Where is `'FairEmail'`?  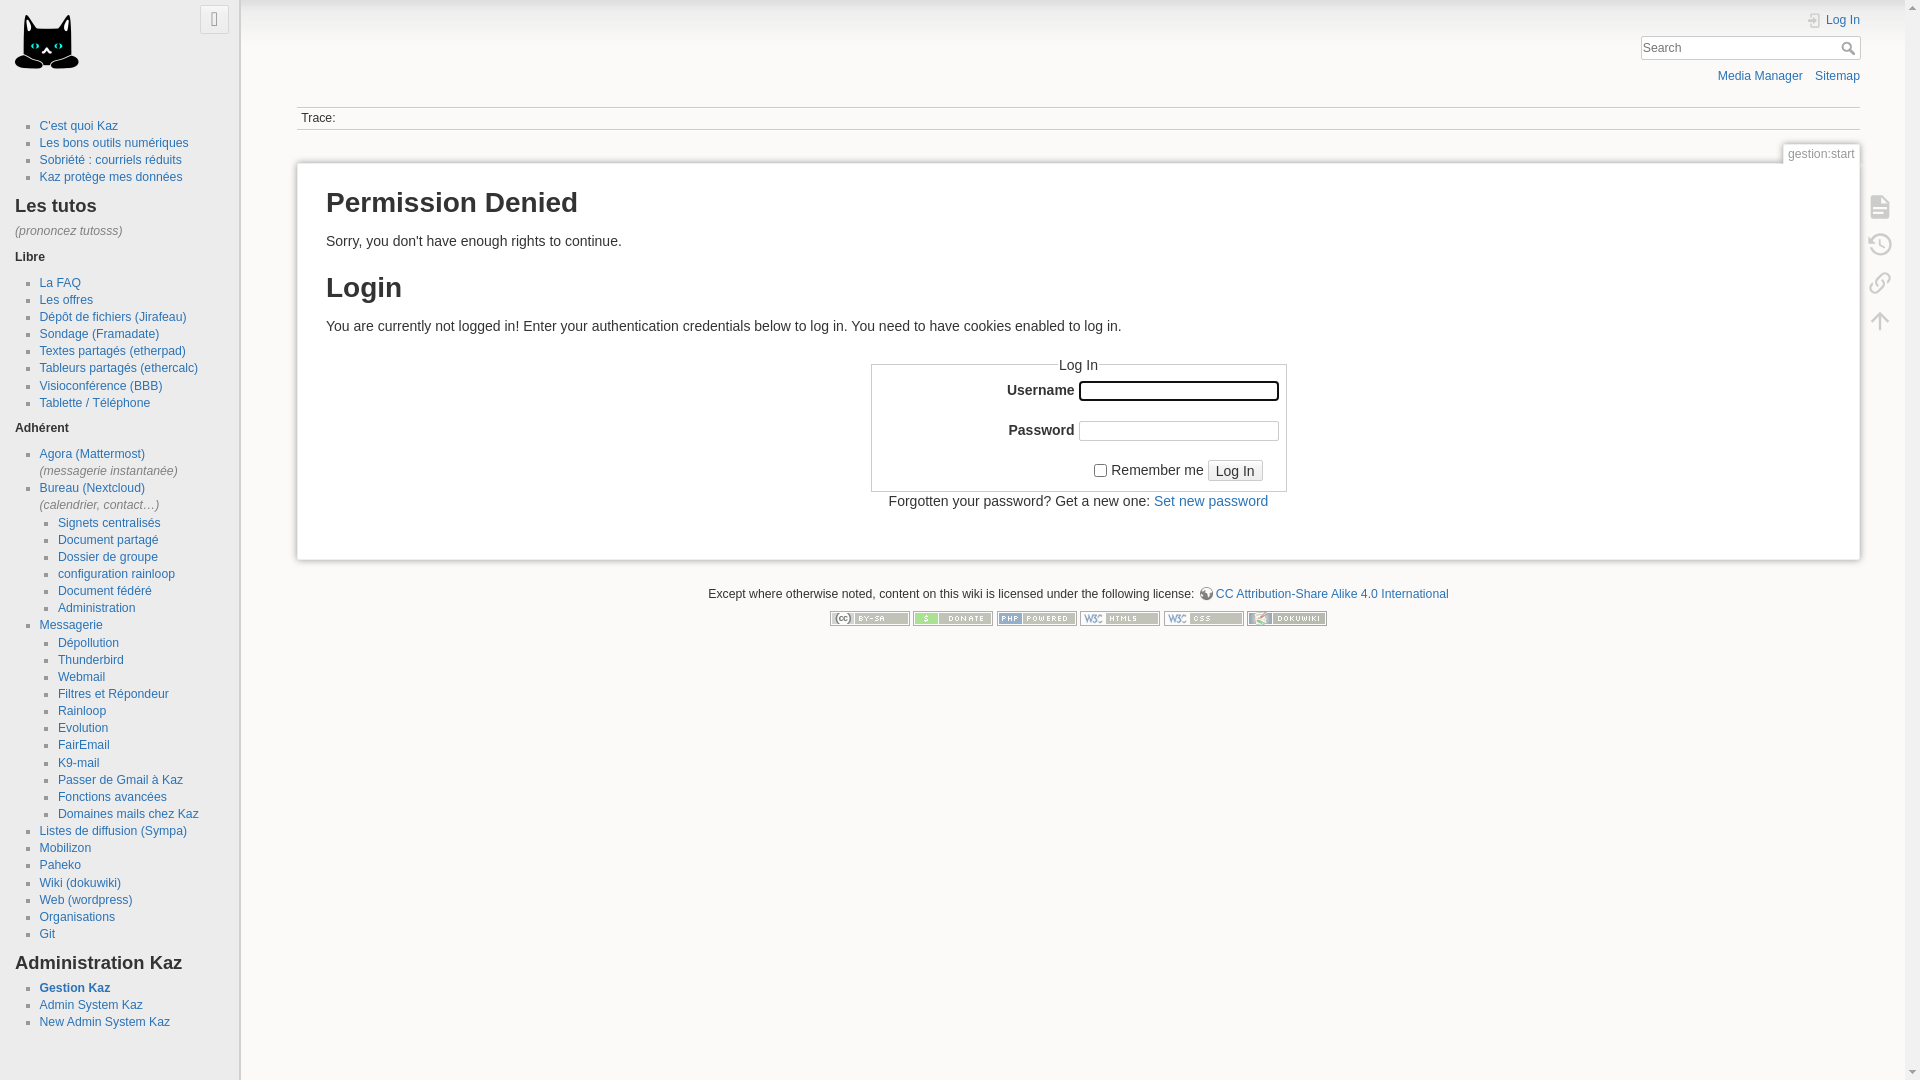
'FairEmail' is located at coordinates (82, 744).